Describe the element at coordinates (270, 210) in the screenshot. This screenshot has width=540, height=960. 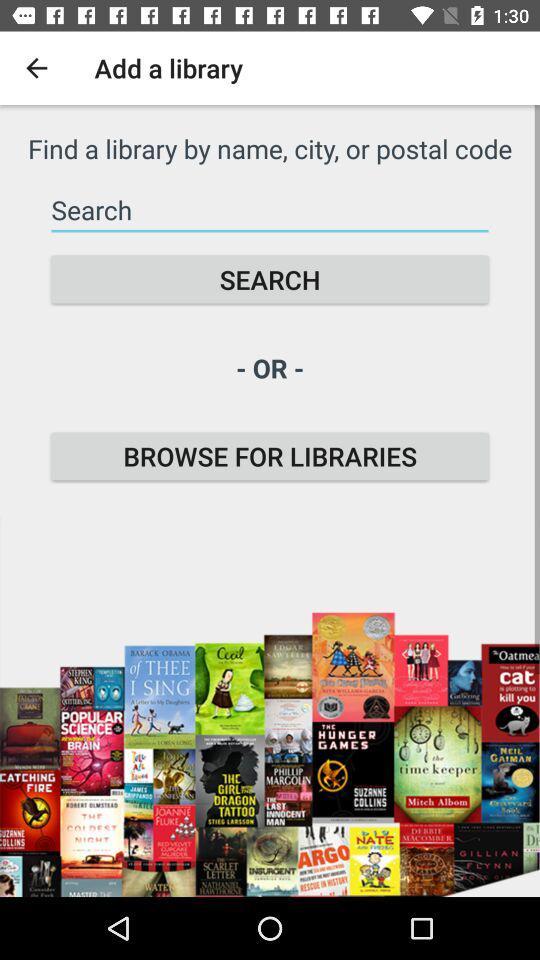
I see `text for search` at that location.